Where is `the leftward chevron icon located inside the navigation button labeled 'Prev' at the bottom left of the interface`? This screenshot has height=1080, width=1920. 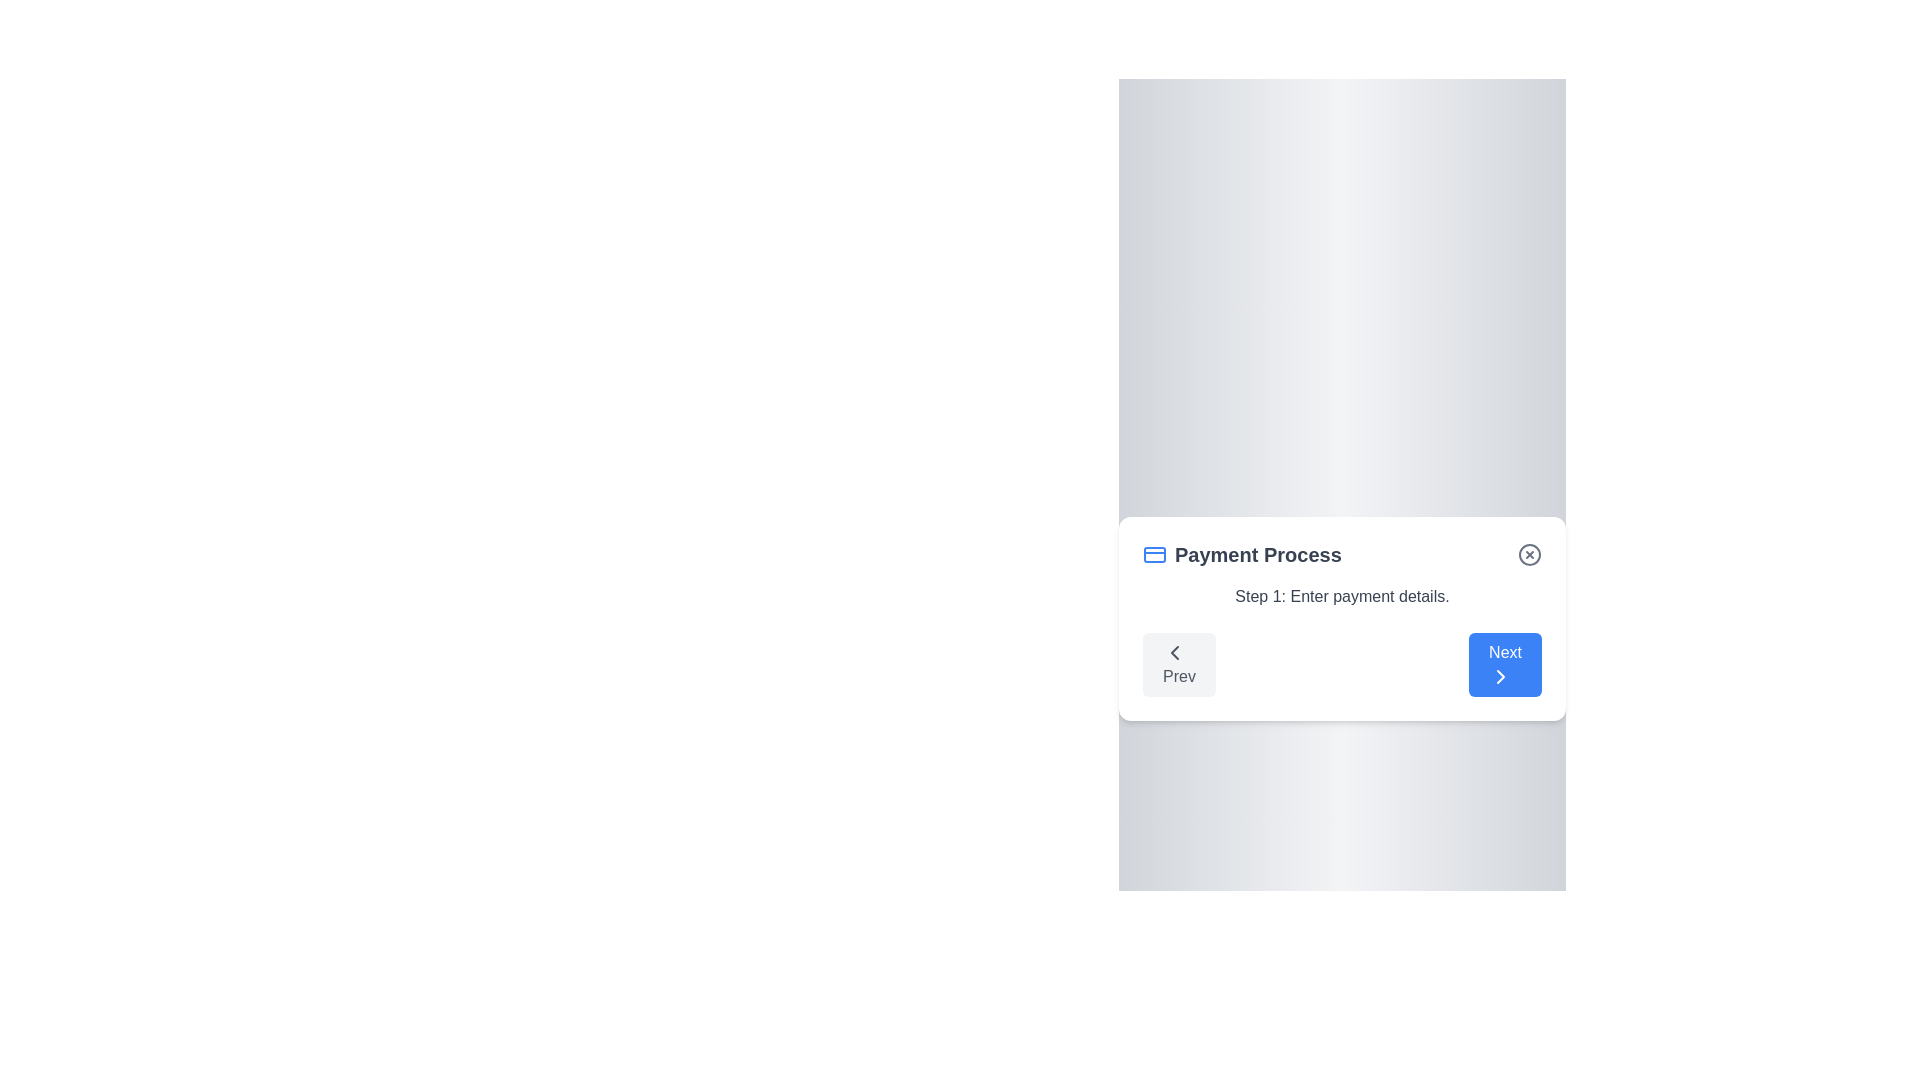 the leftward chevron icon located inside the navigation button labeled 'Prev' at the bottom left of the interface is located at coordinates (1175, 652).